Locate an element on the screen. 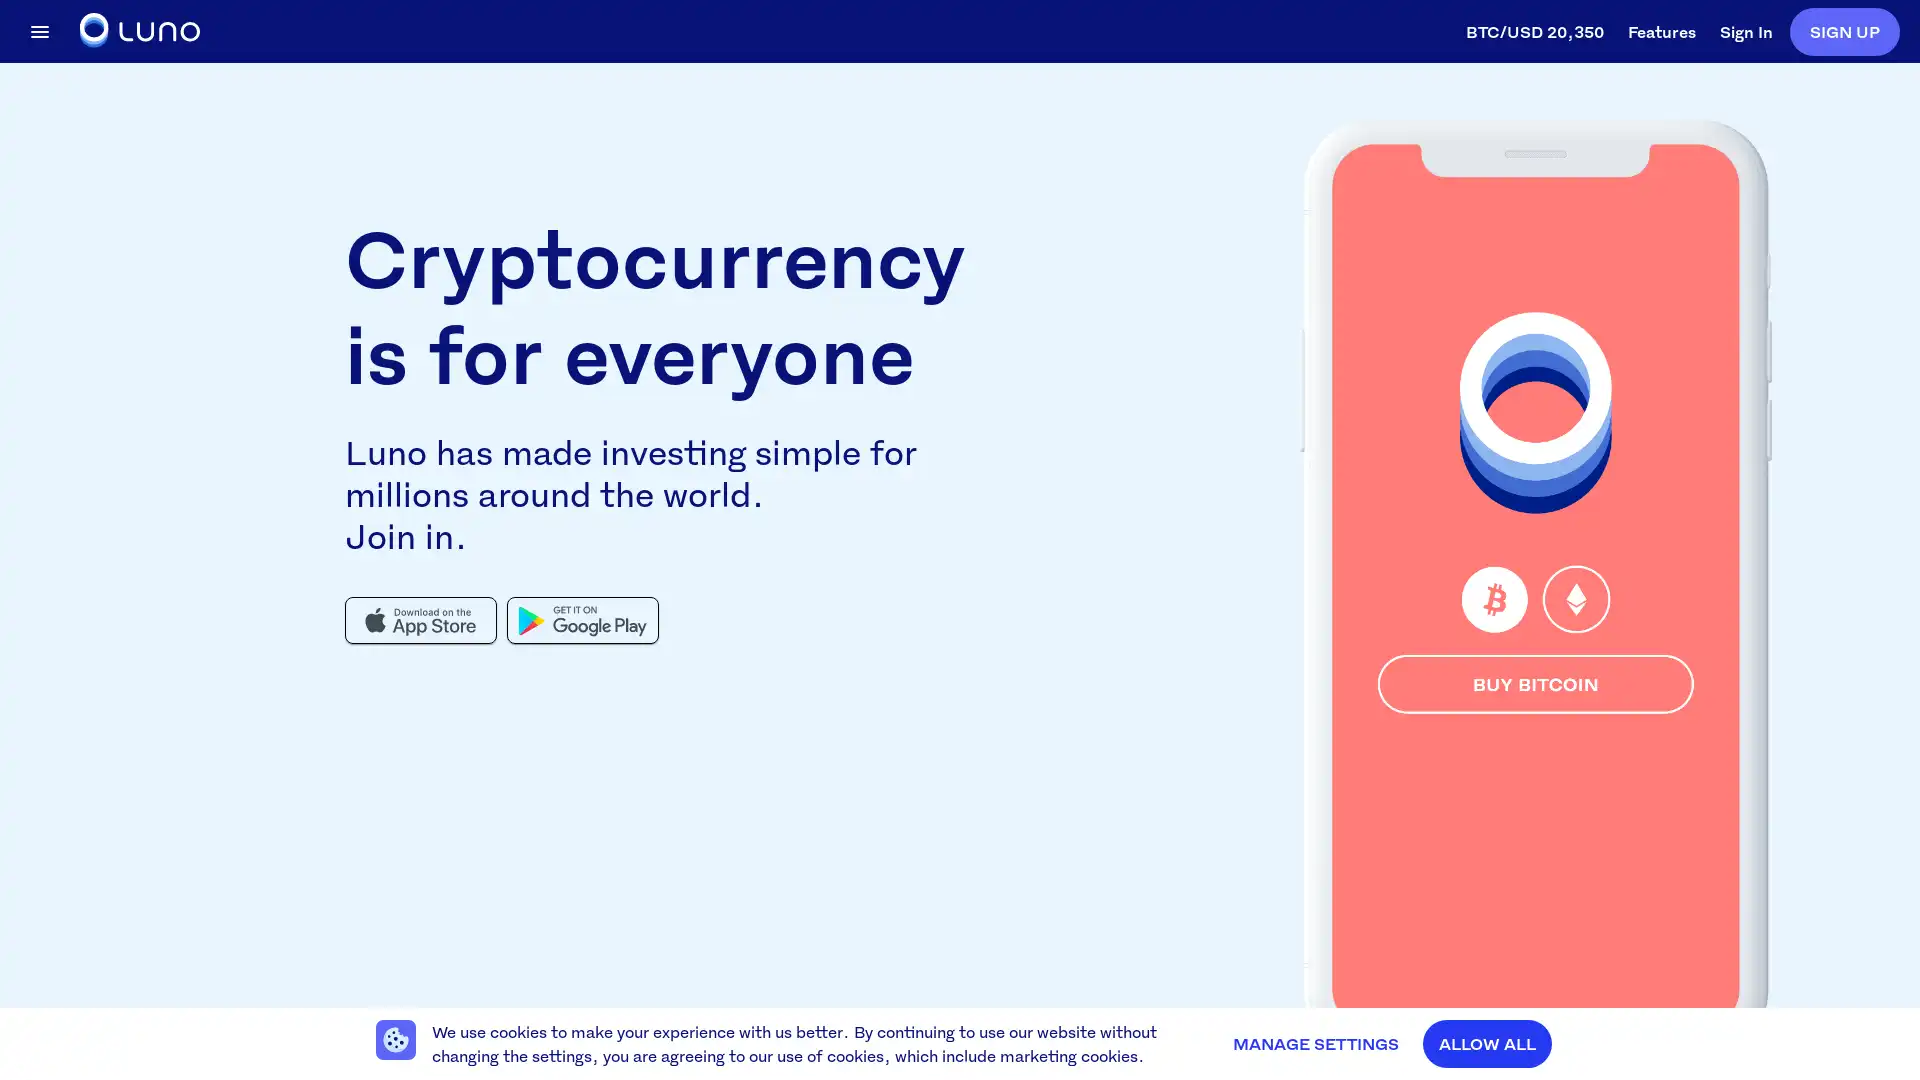 This screenshot has height=1080, width=1920. MANAGE SETTINGS is located at coordinates (1315, 1043).